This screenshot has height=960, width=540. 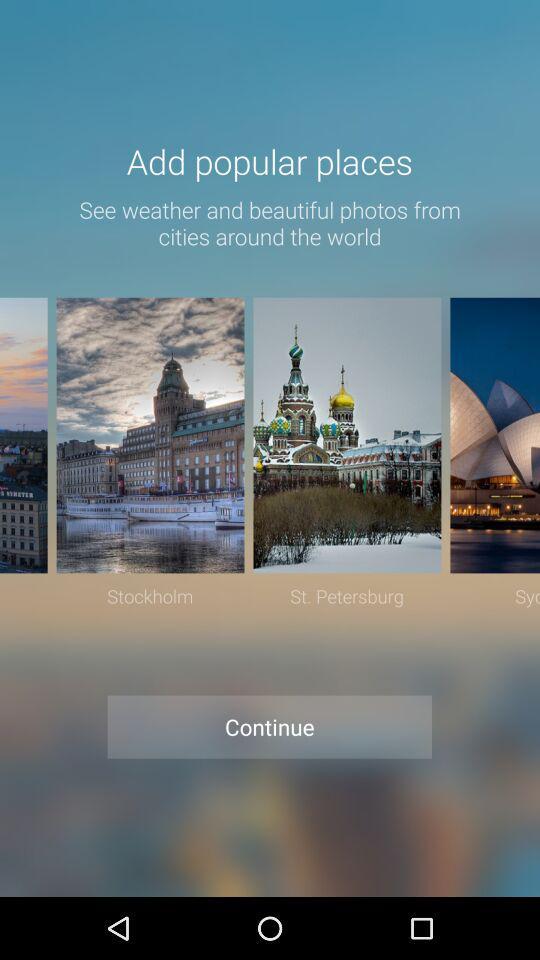 What do you see at coordinates (269, 726) in the screenshot?
I see `item below stockholm item` at bounding box center [269, 726].